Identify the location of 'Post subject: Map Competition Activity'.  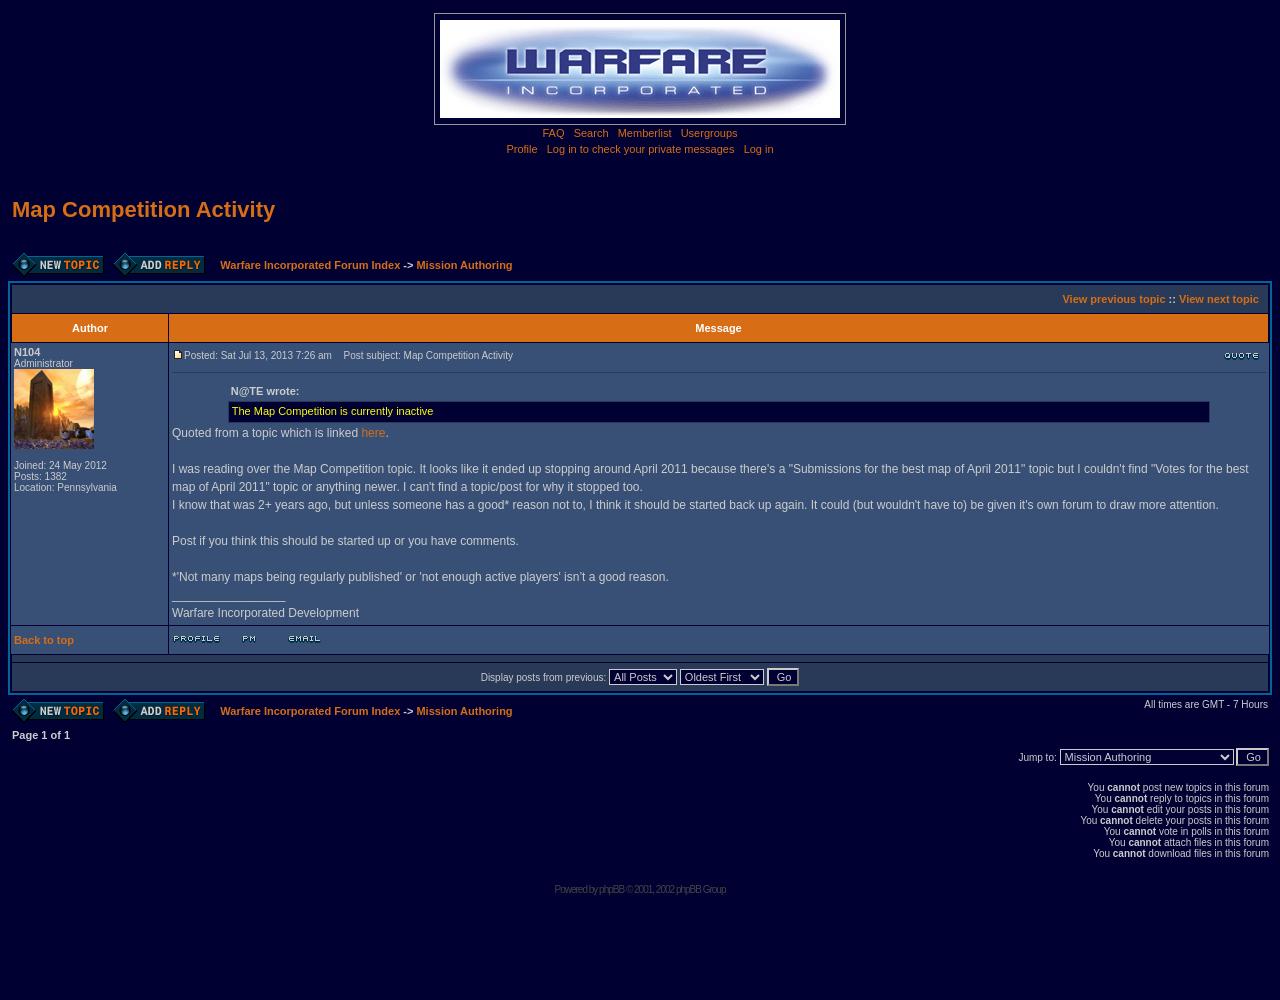
(334, 354).